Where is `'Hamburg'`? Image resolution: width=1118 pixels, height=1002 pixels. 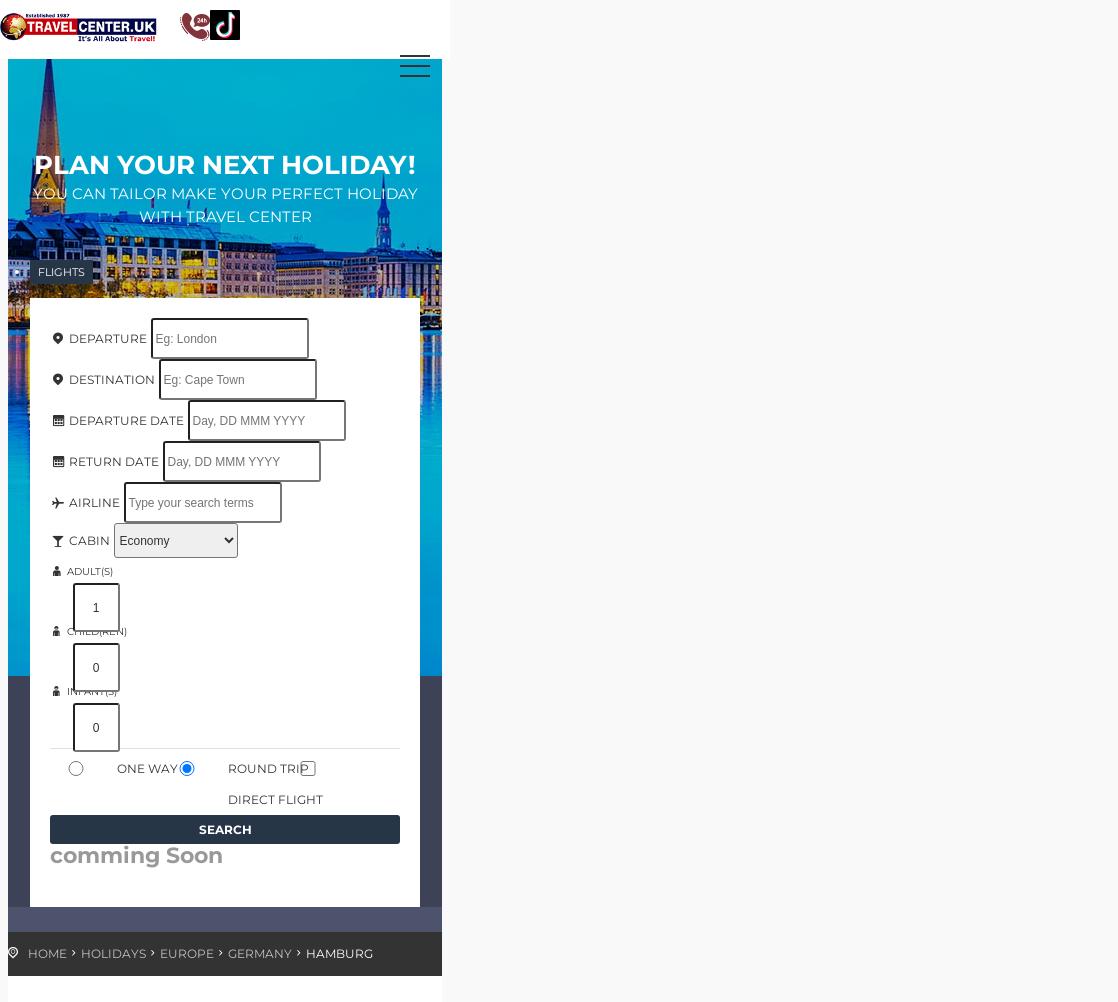
'Hamburg' is located at coordinates (338, 952).